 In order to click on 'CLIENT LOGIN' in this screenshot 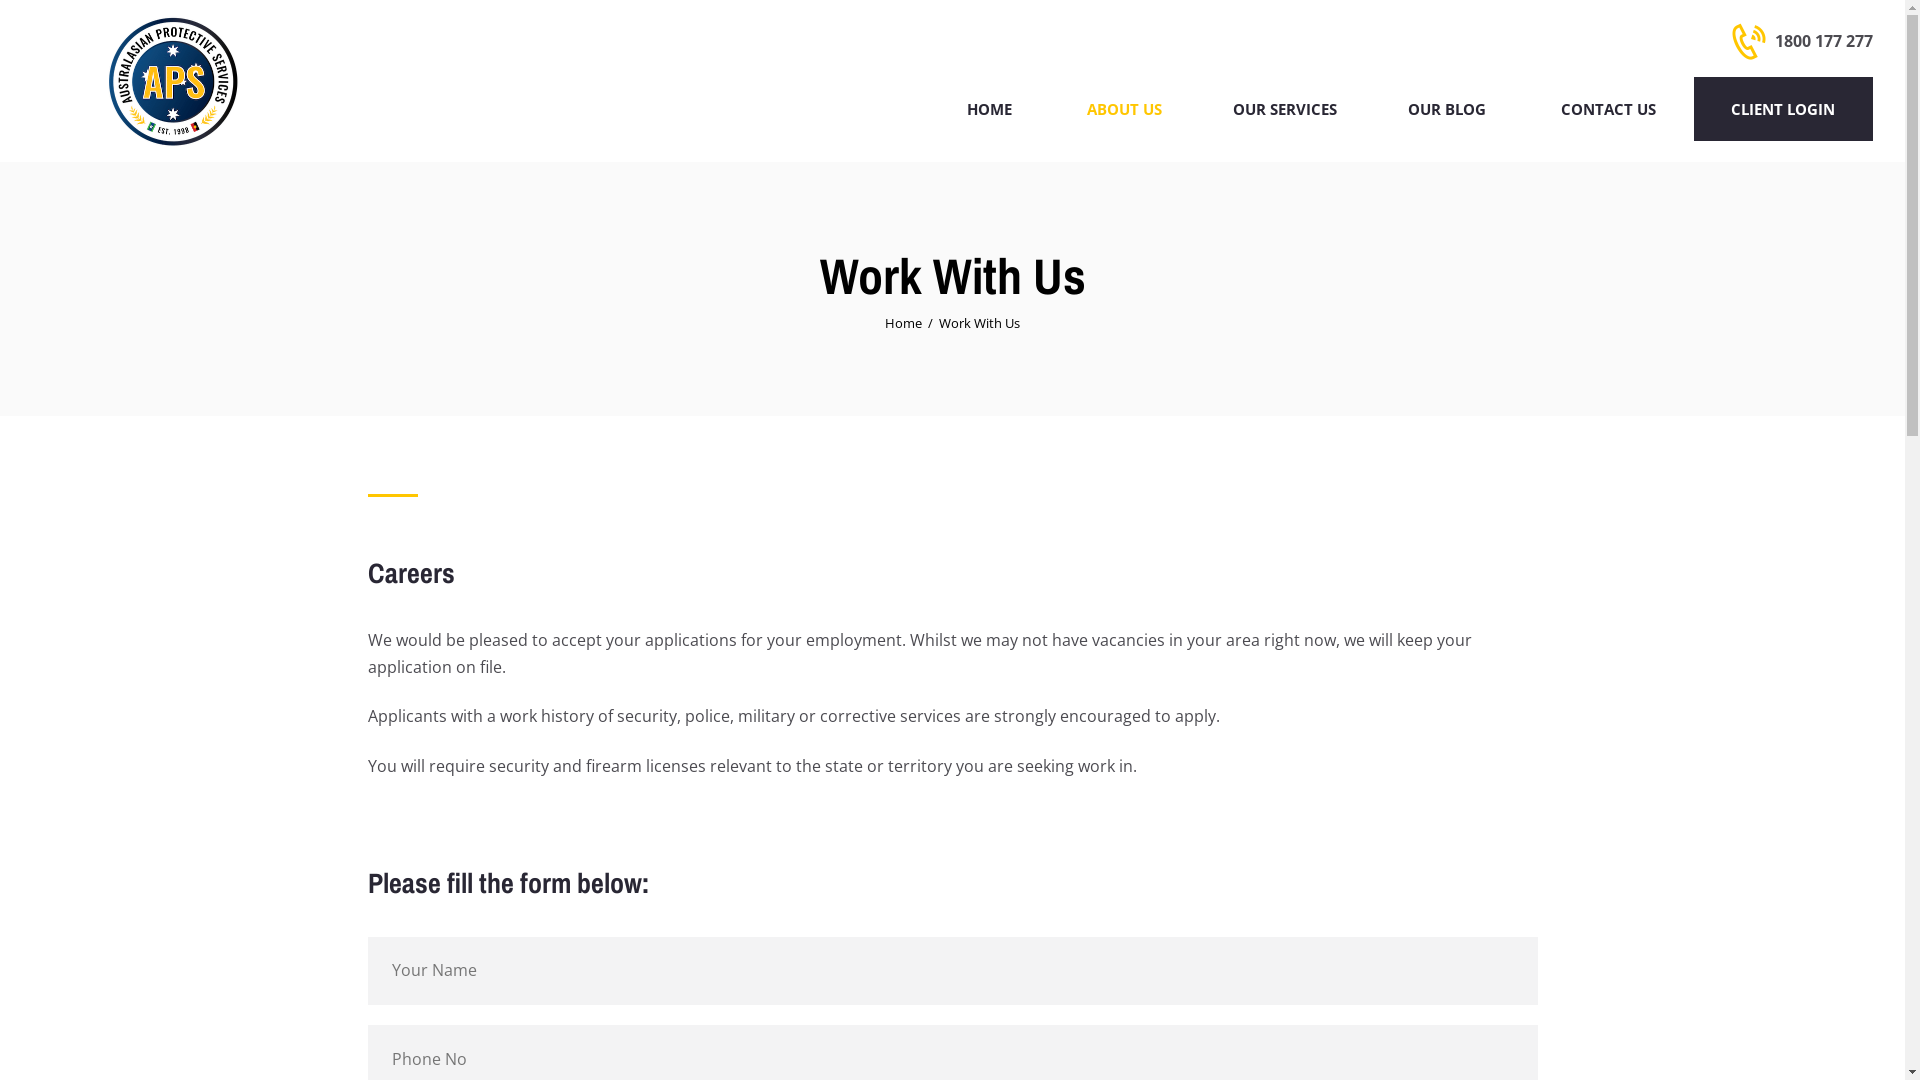, I will do `click(1783, 108)`.